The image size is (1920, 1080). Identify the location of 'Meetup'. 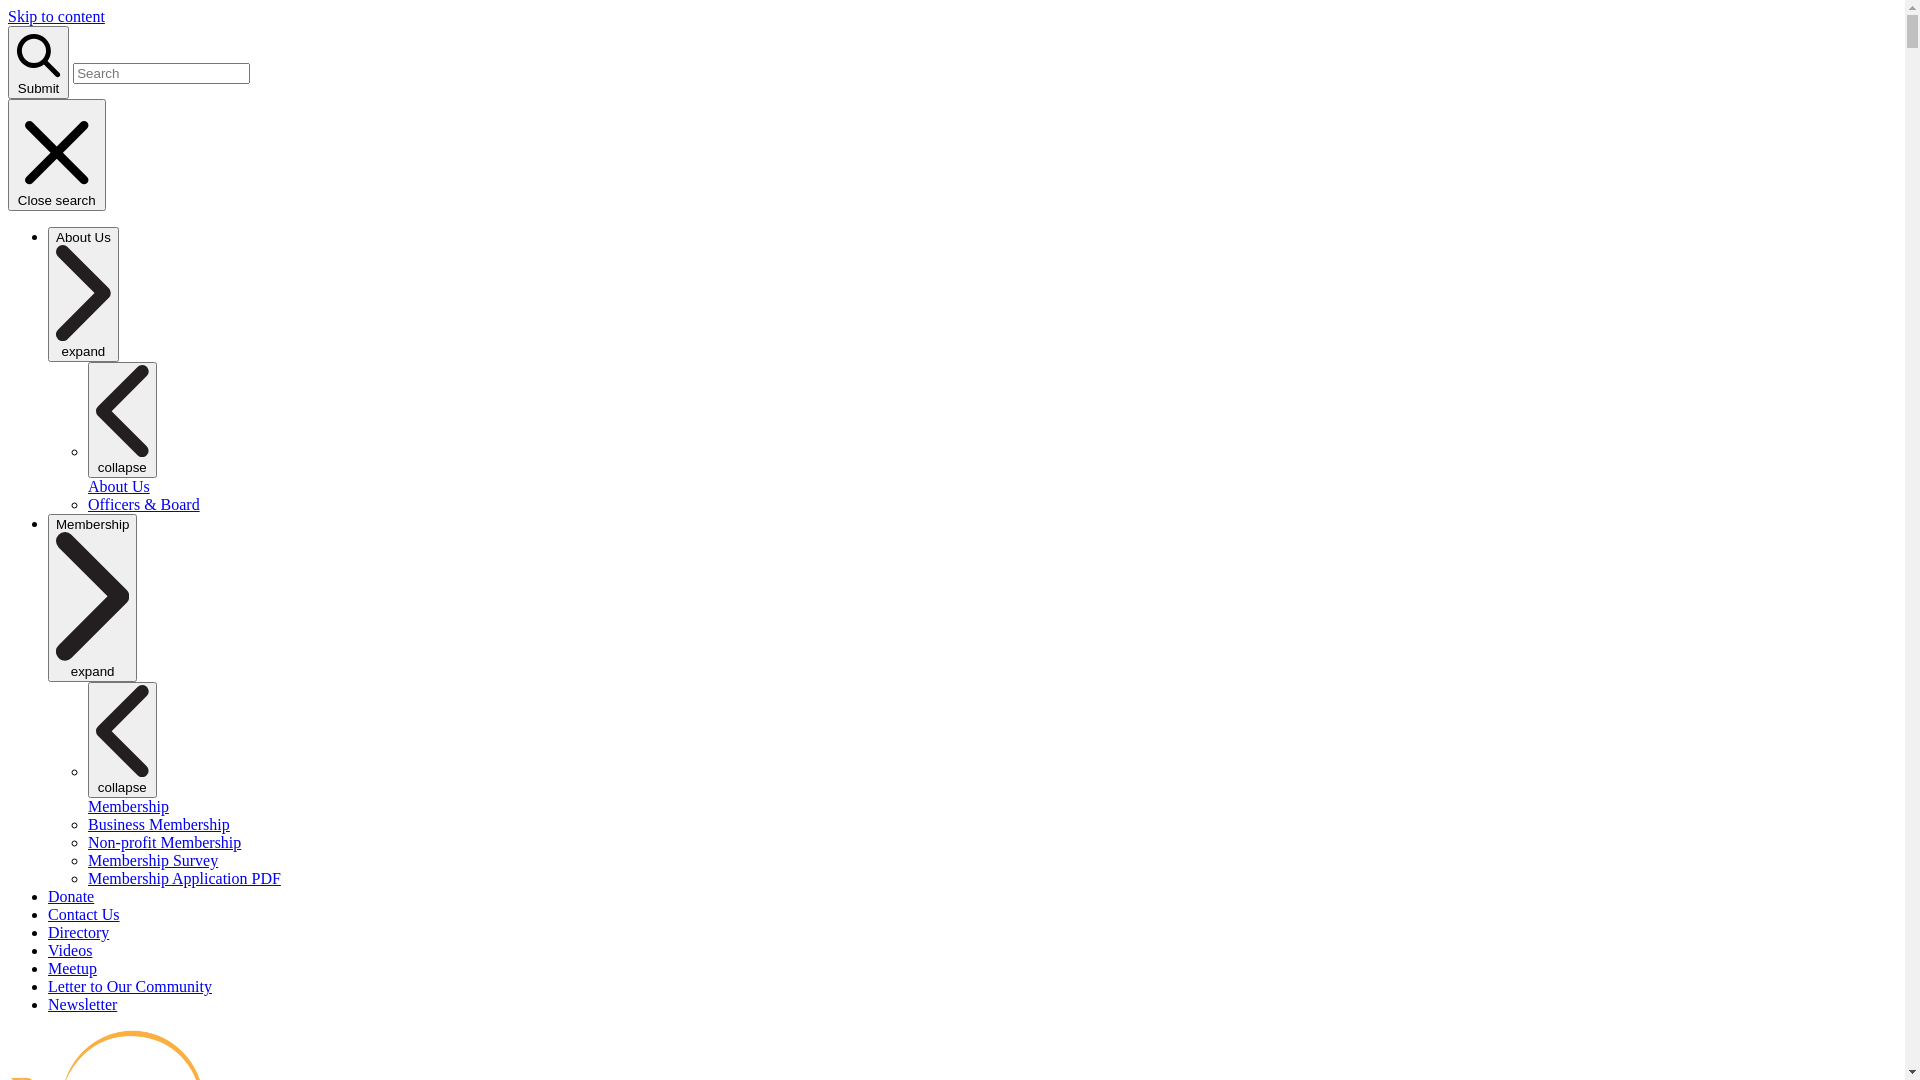
(72, 967).